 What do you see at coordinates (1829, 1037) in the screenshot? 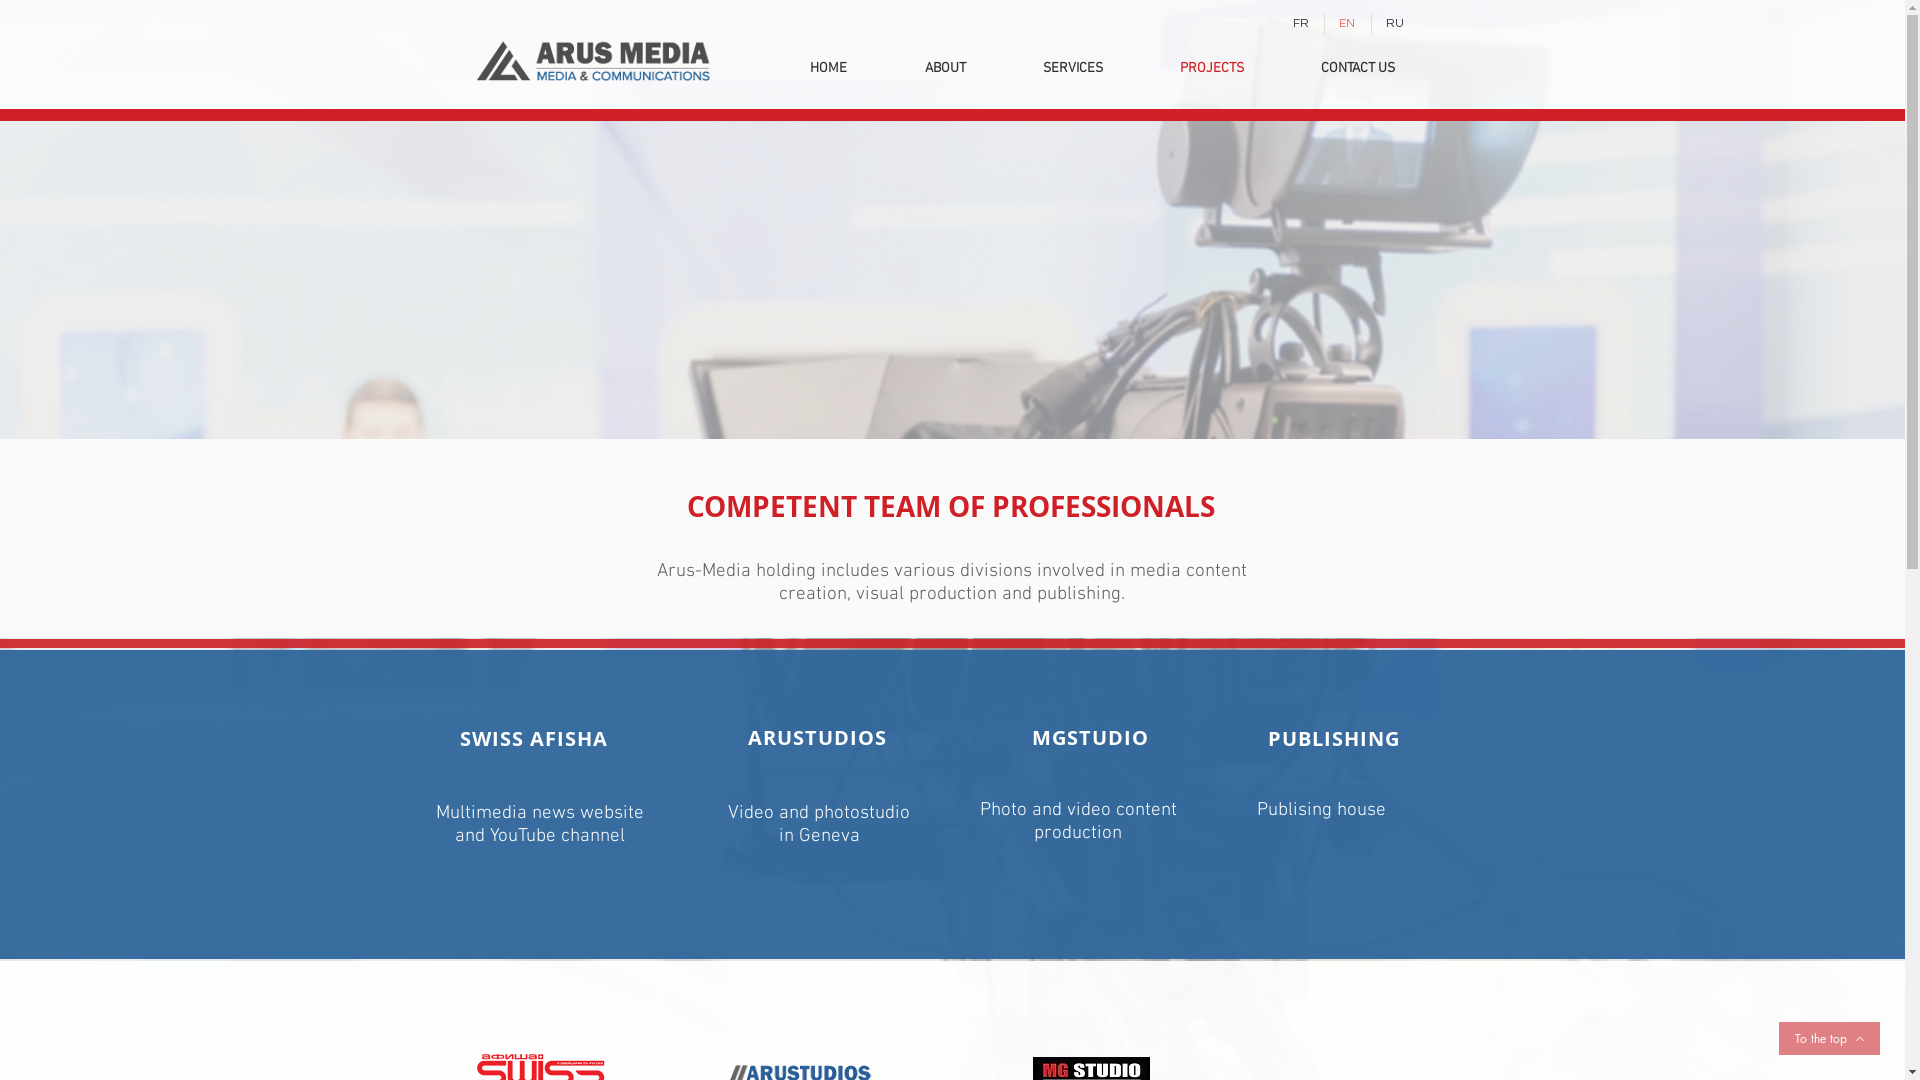
I see `'To the top'` at bounding box center [1829, 1037].